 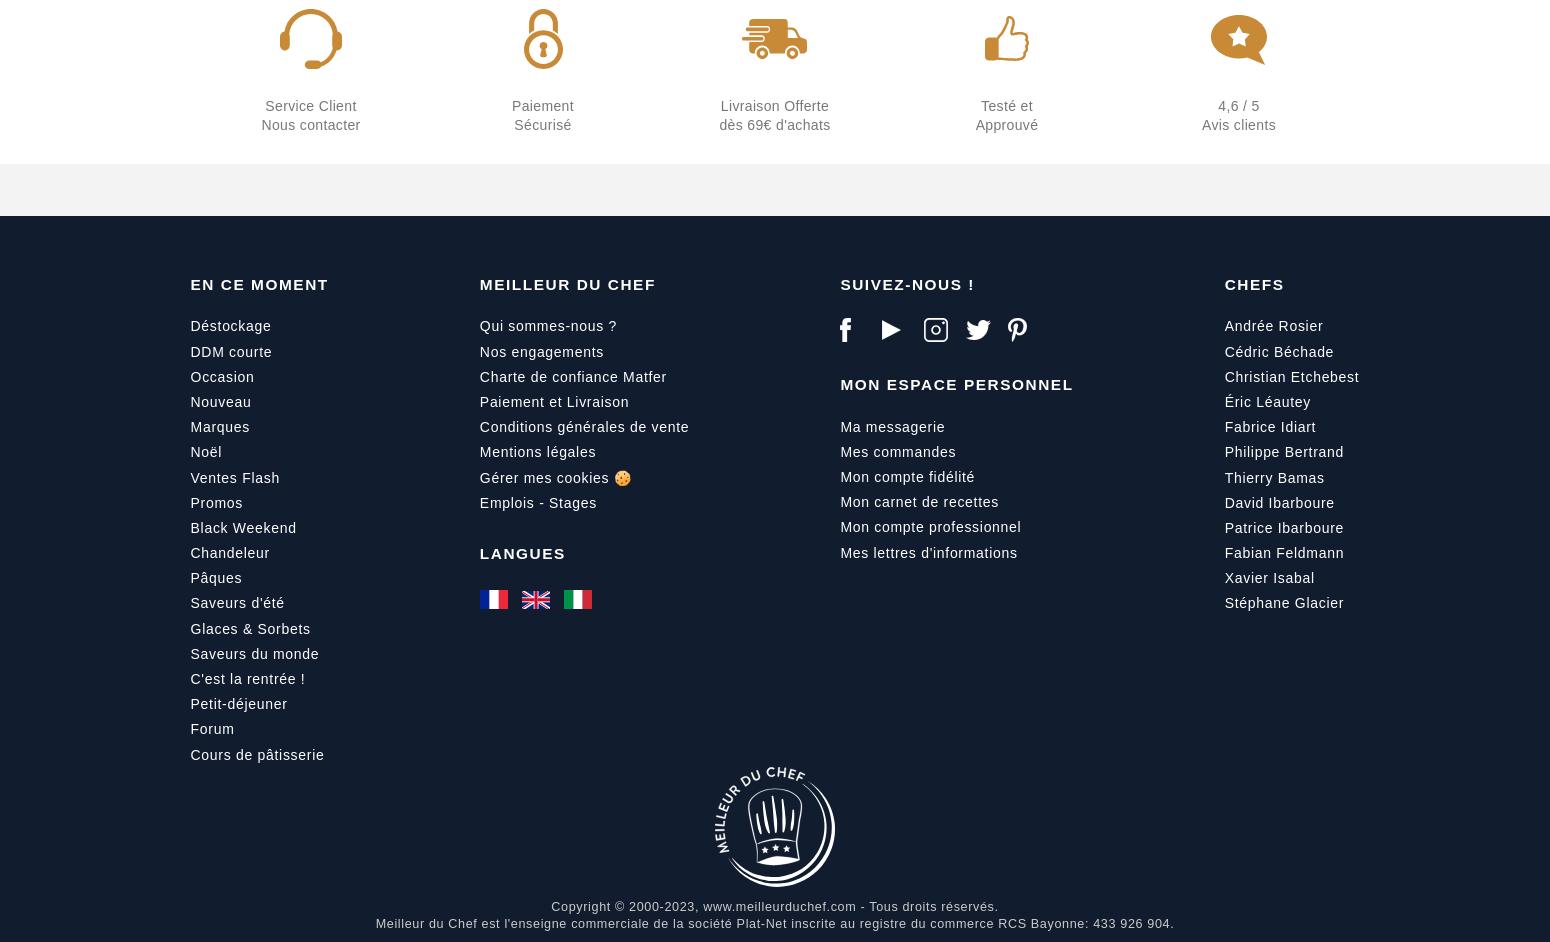 I want to click on 'Chandeleur', so click(x=189, y=551).